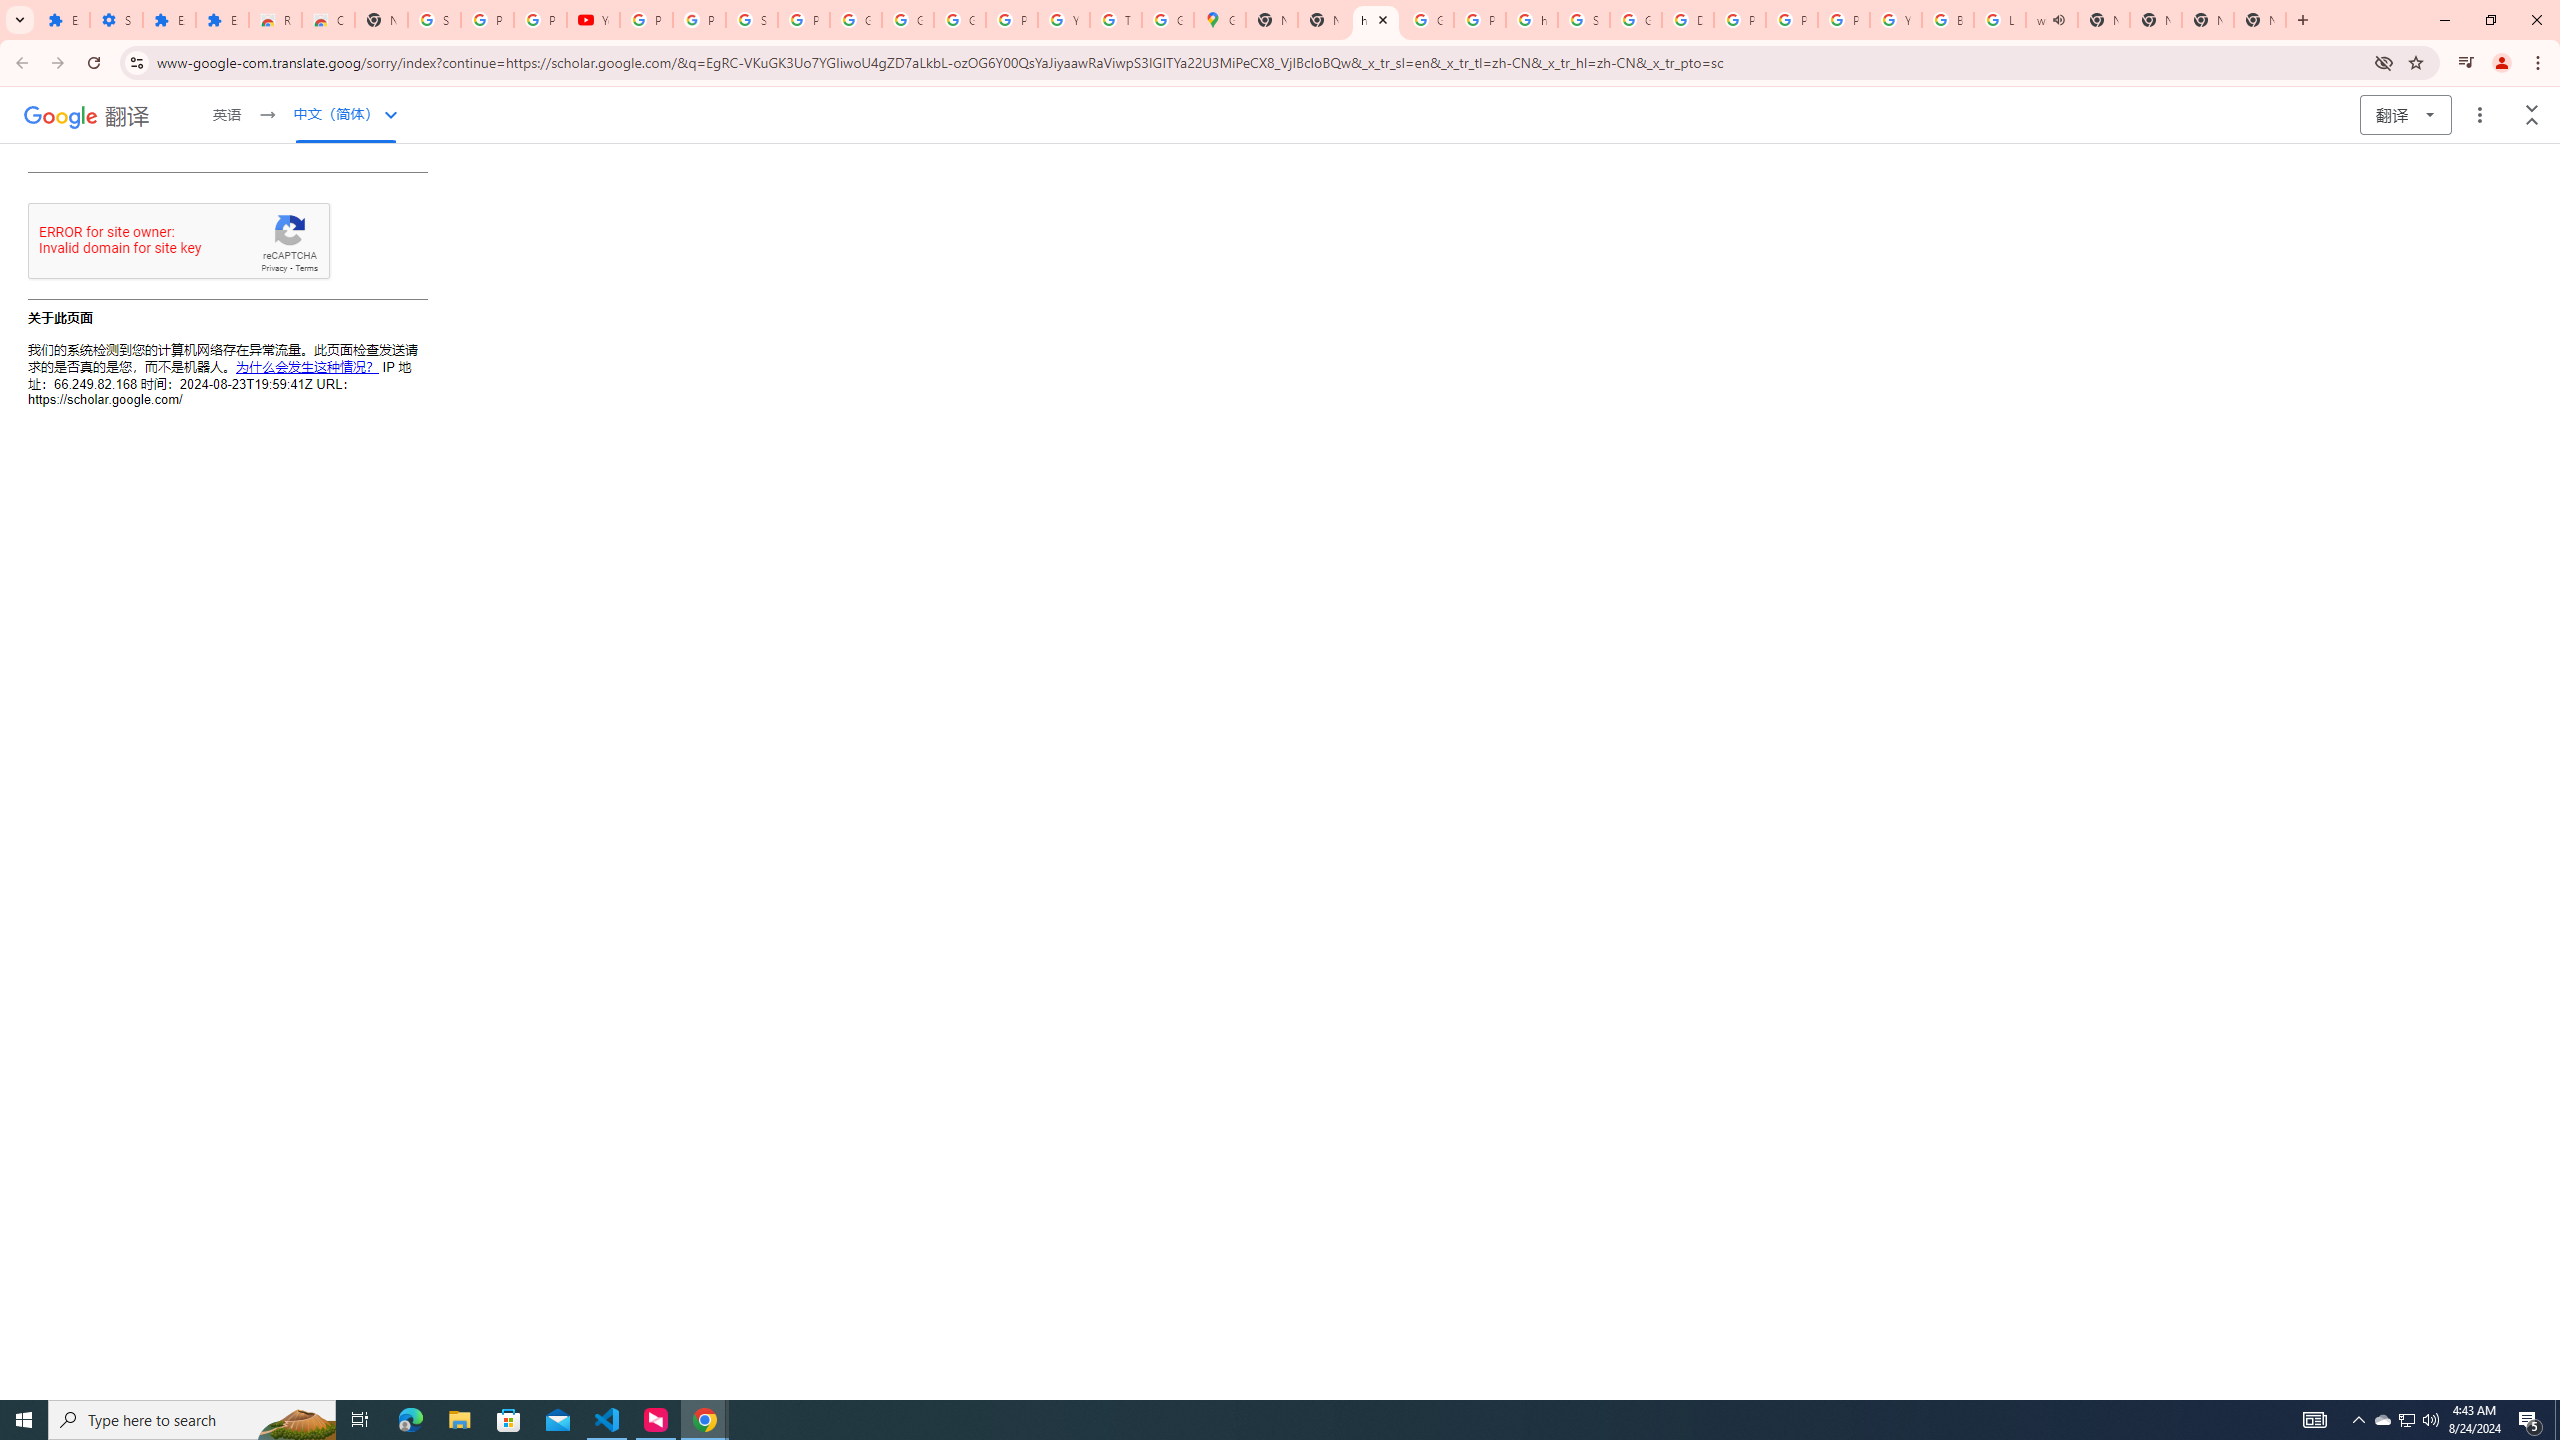 The height and width of the screenshot is (1440, 2560). Describe the element at coordinates (592, 19) in the screenshot. I see `'YouTube'` at that location.